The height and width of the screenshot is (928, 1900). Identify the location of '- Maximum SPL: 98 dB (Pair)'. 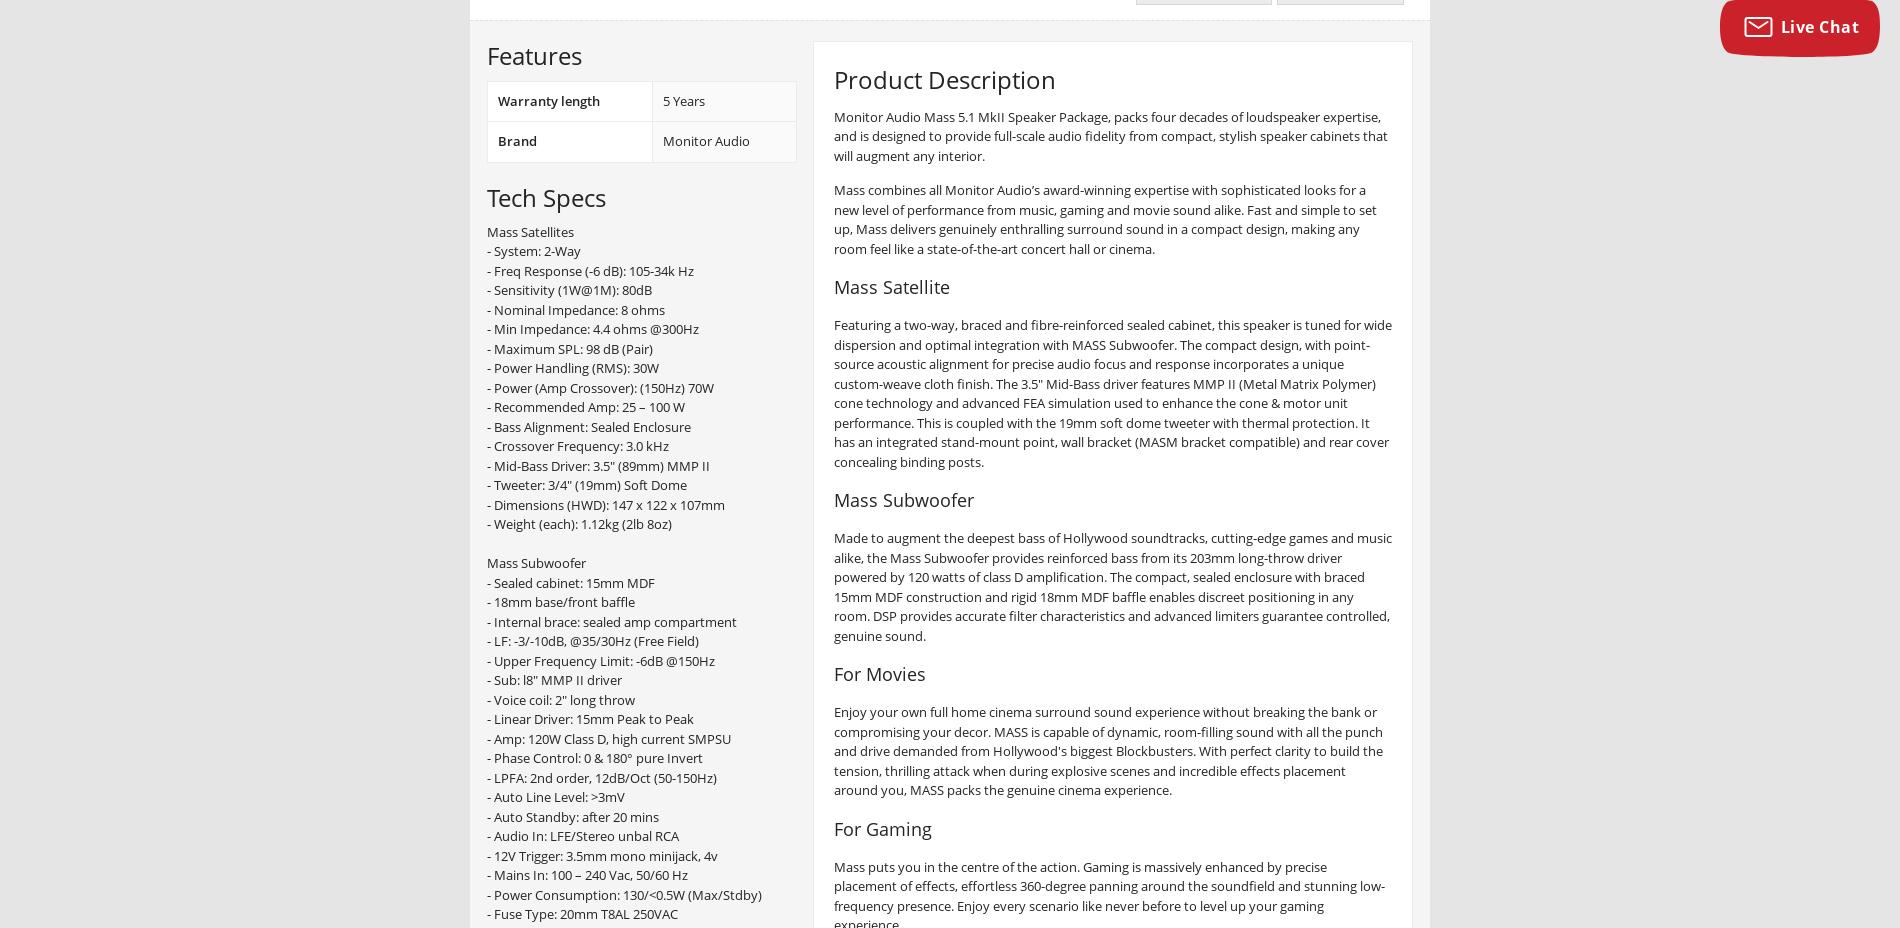
(570, 347).